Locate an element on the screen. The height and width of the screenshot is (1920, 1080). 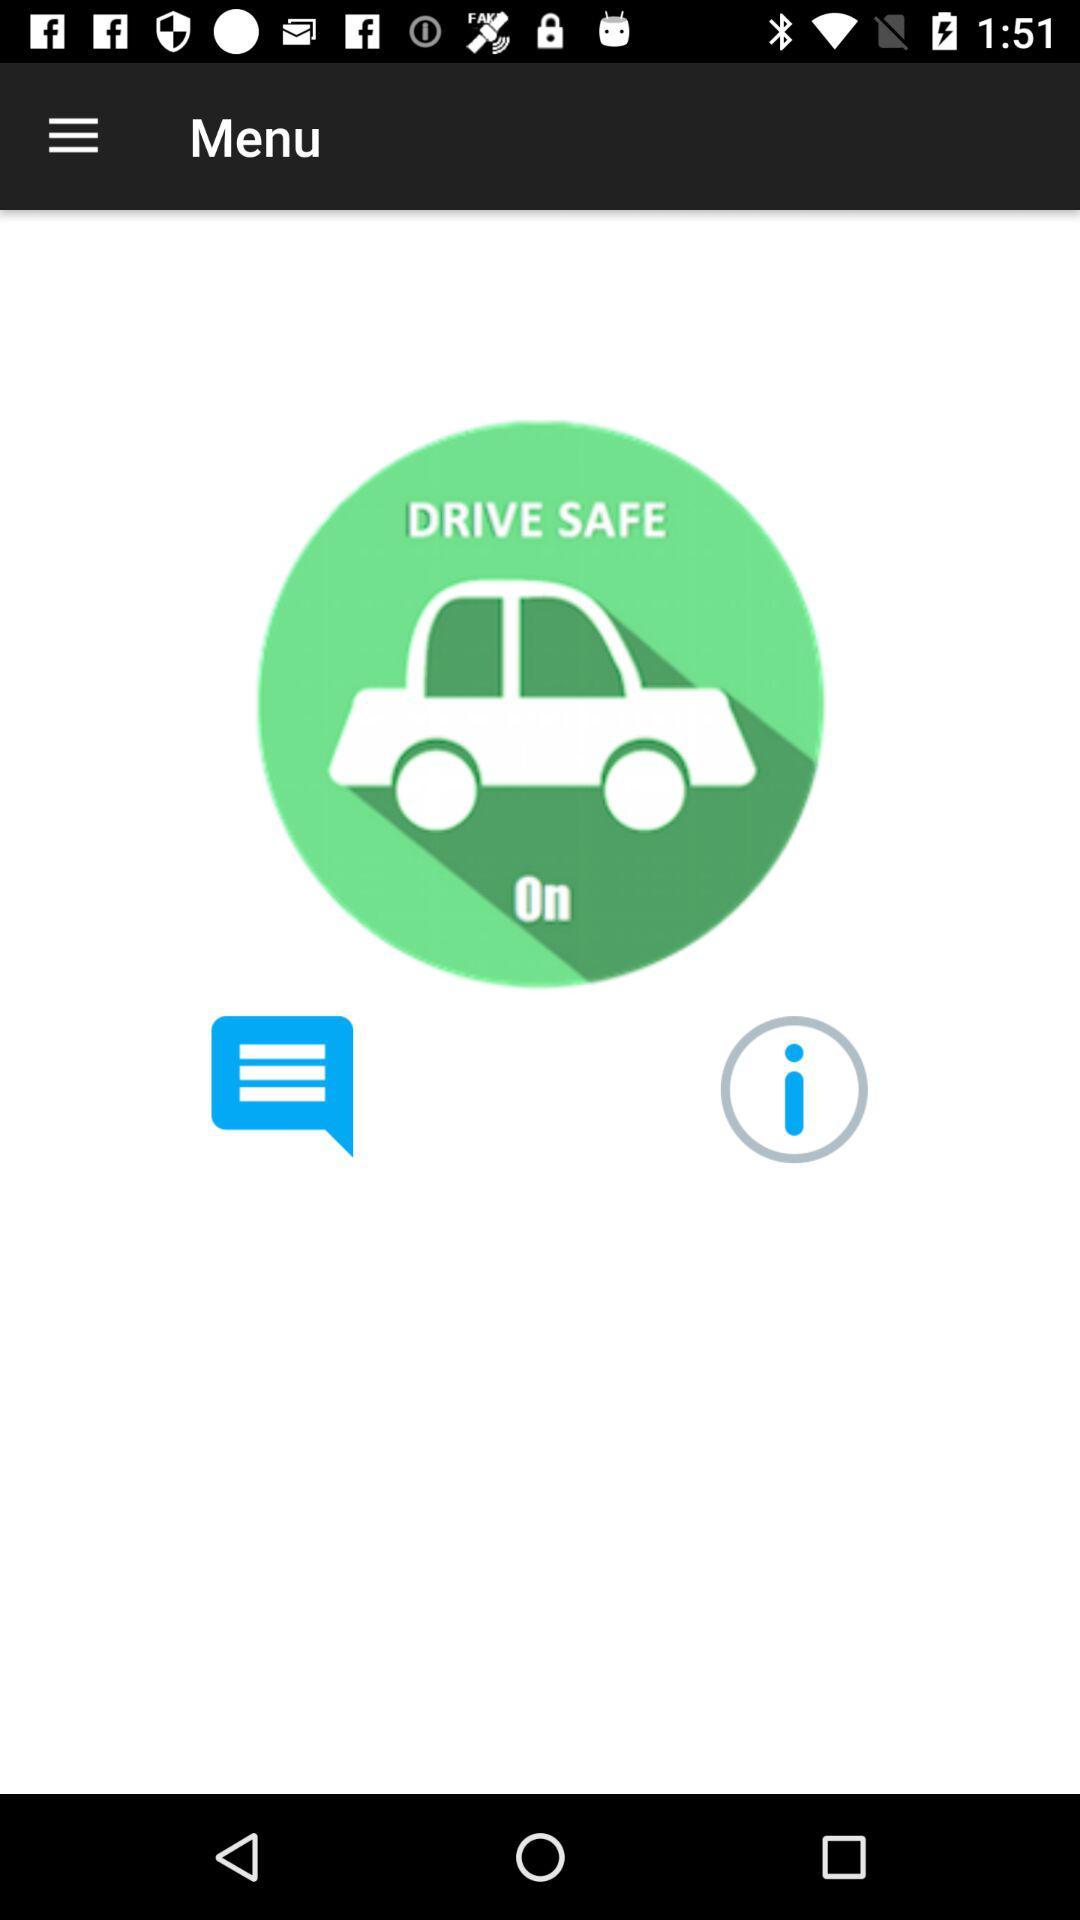
message is located at coordinates (282, 1086).